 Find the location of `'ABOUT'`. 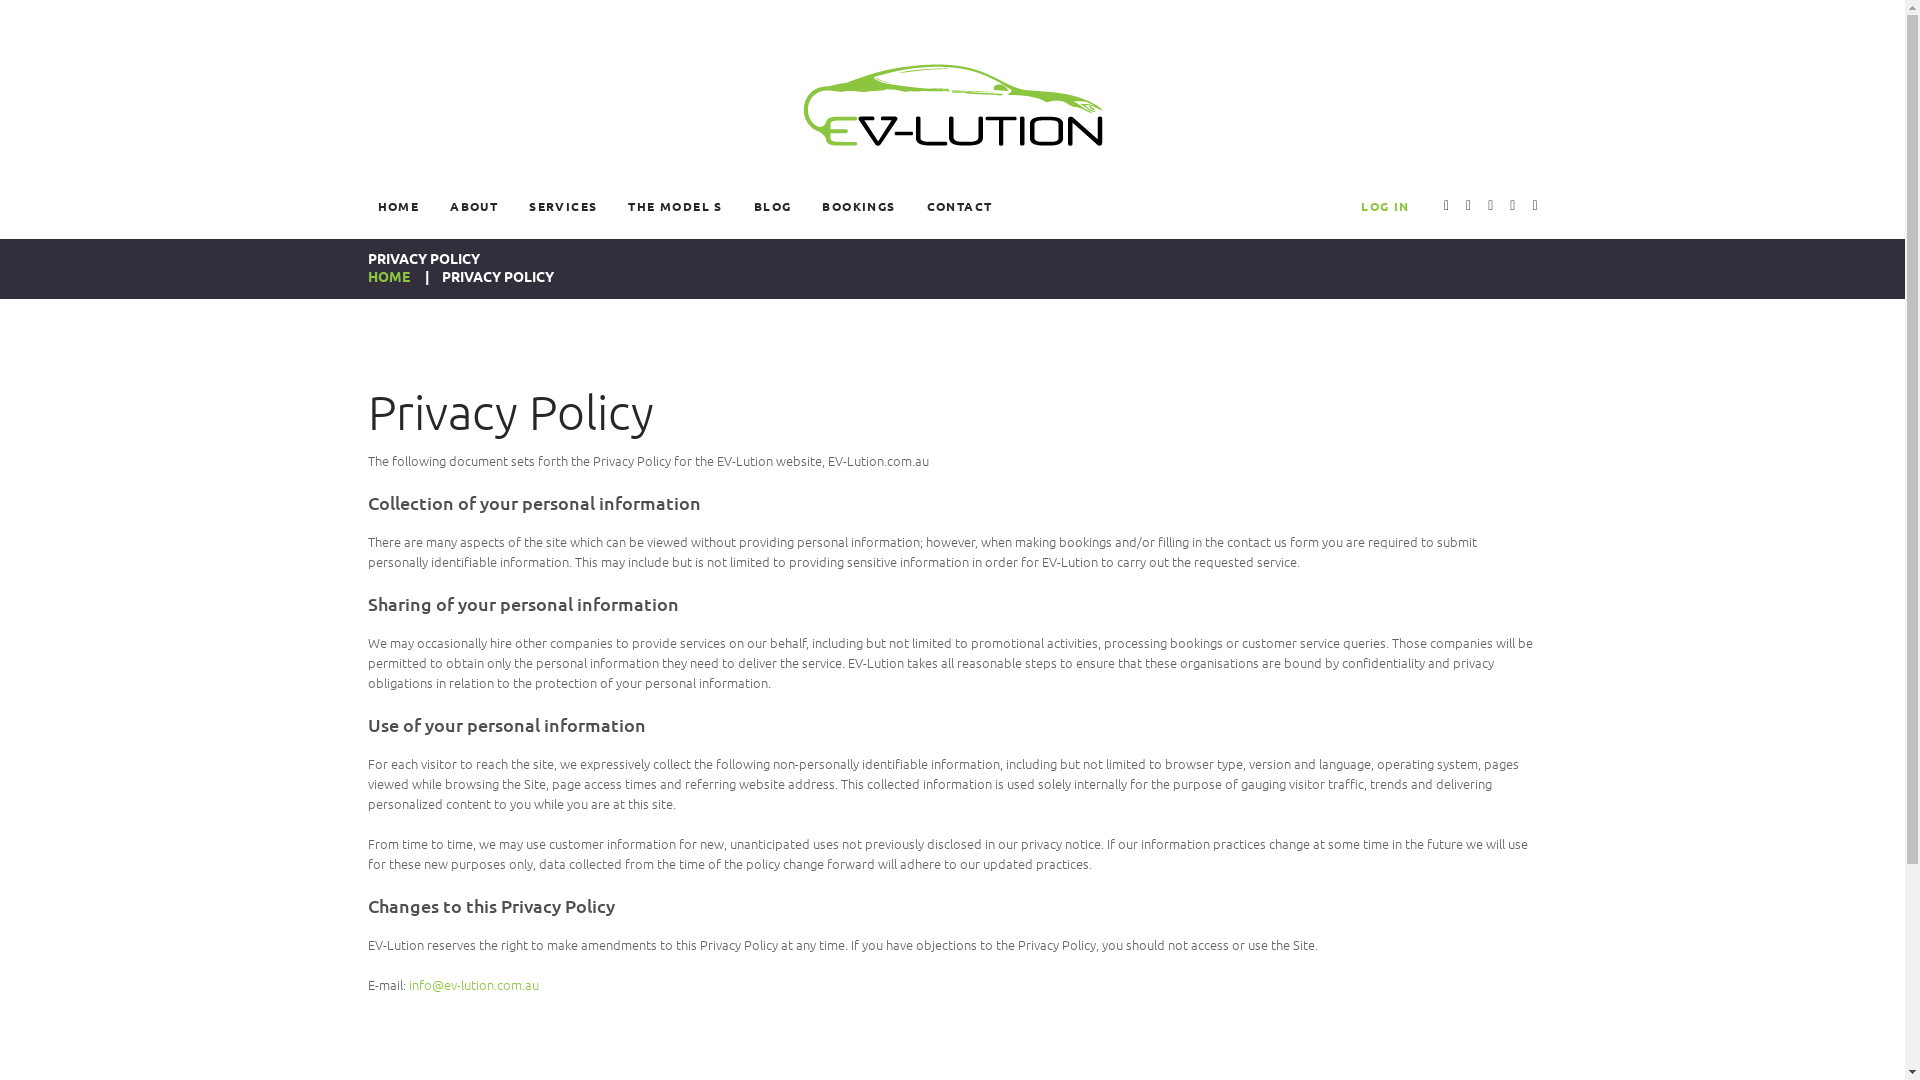

'ABOUT' is located at coordinates (439, 205).